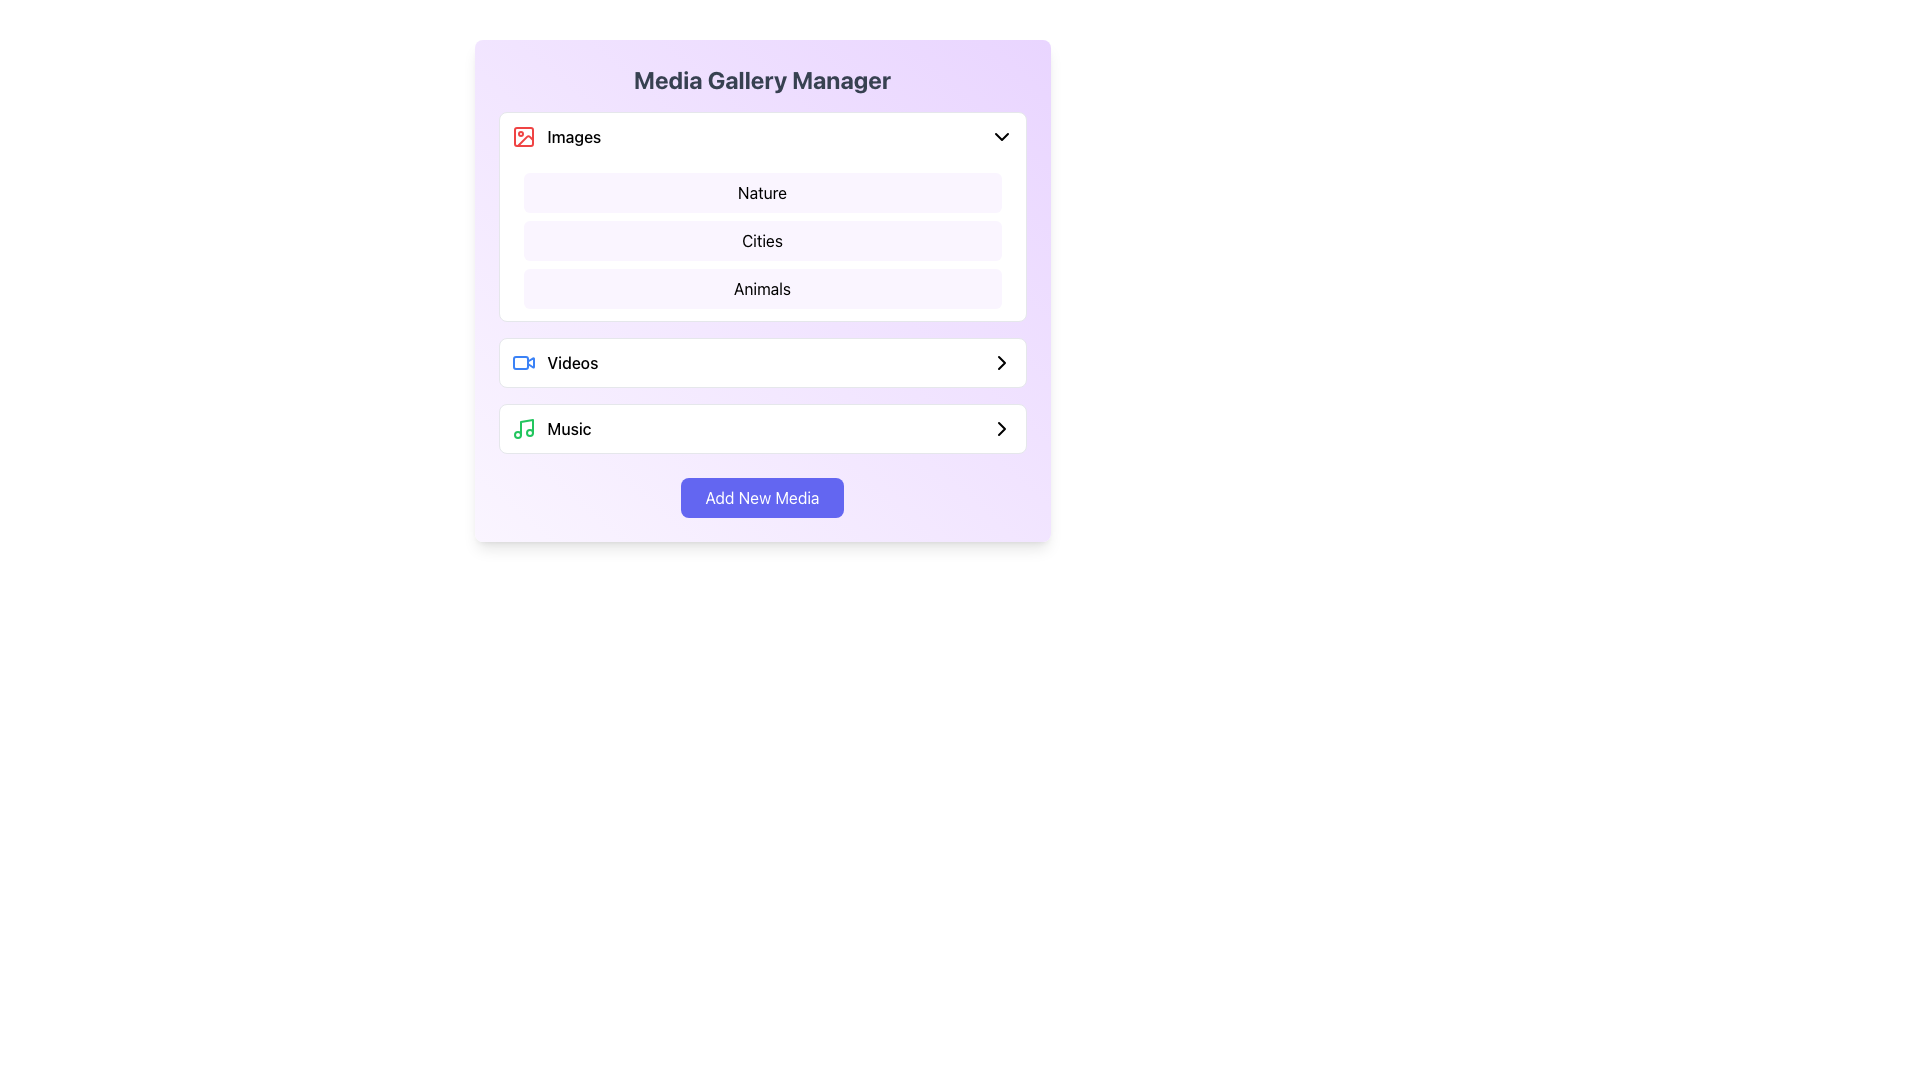 The height and width of the screenshot is (1080, 1920). What do you see at coordinates (761, 239) in the screenshot?
I see `the interactive list items or selection tiles under the 'Images' header in the 'Media Gallery Manager'` at bounding box center [761, 239].